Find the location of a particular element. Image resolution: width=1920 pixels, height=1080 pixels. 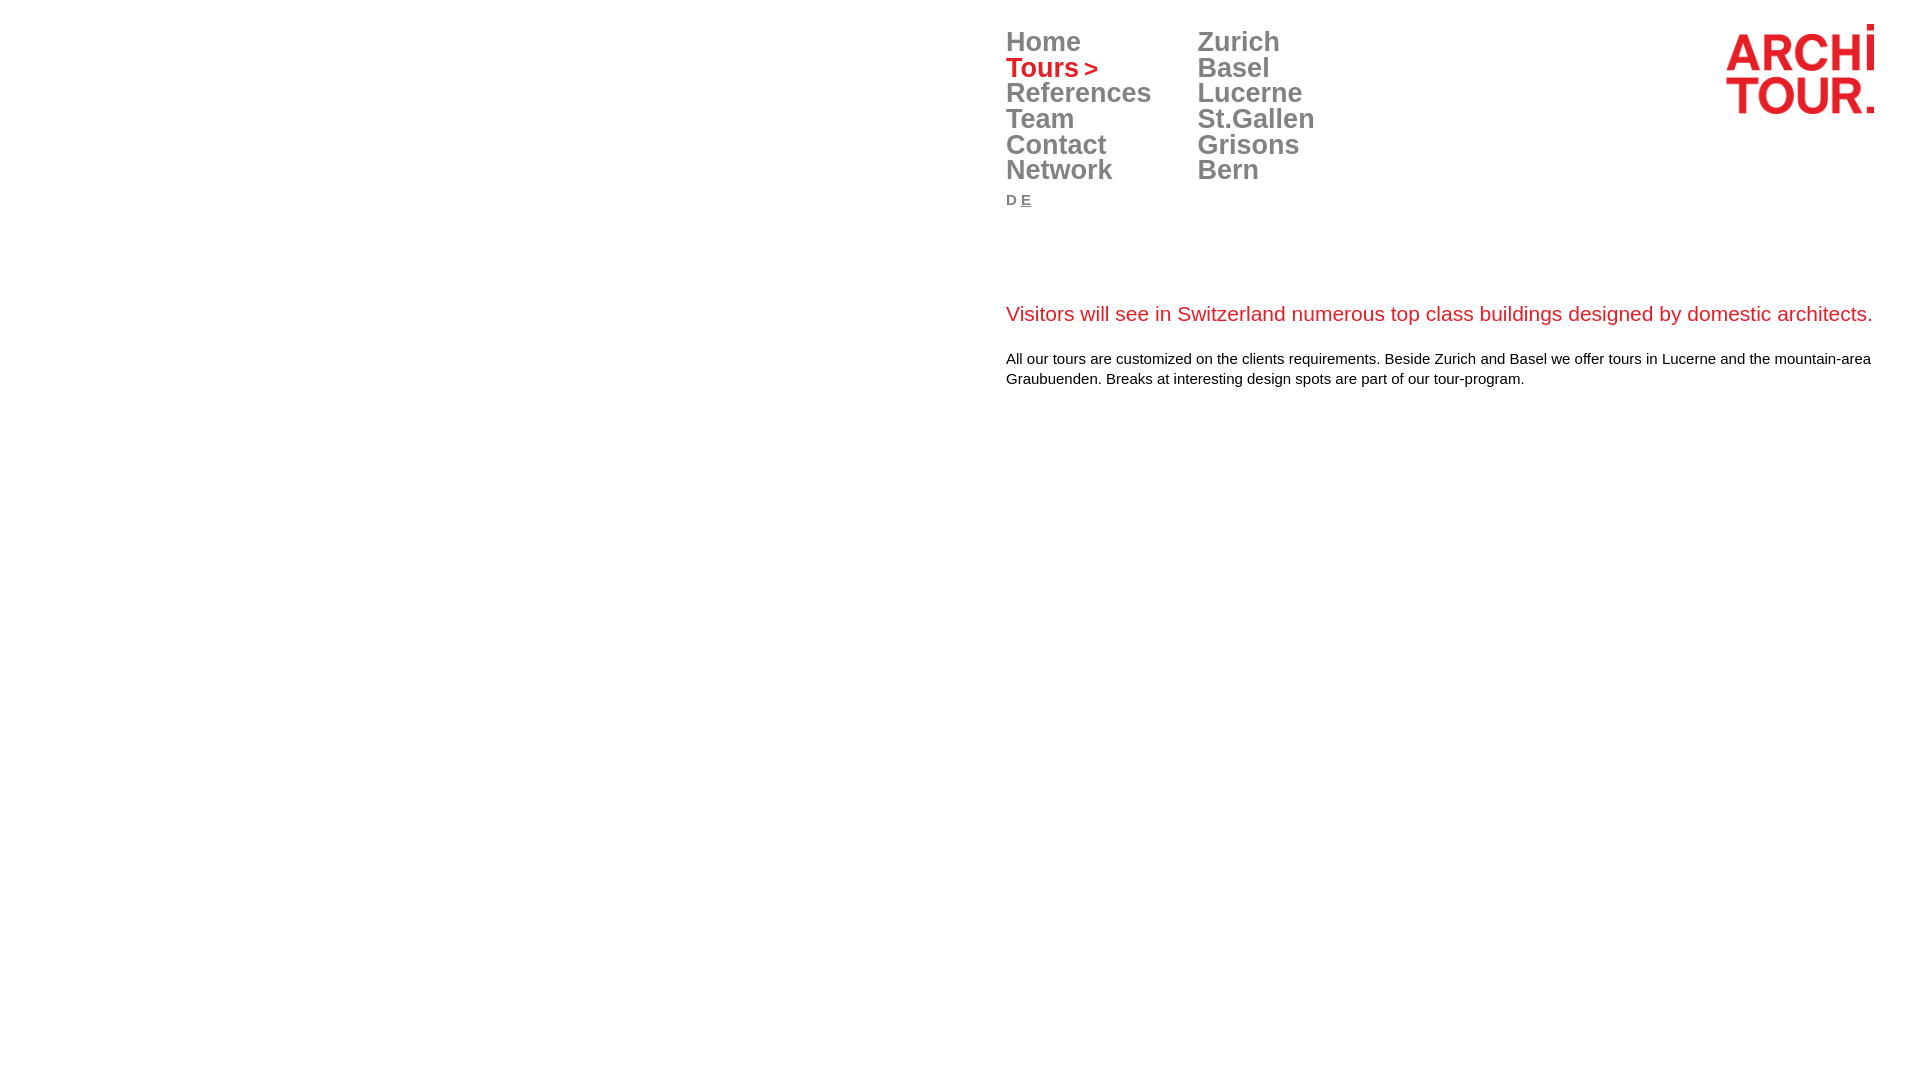

'Team' is located at coordinates (1040, 119).